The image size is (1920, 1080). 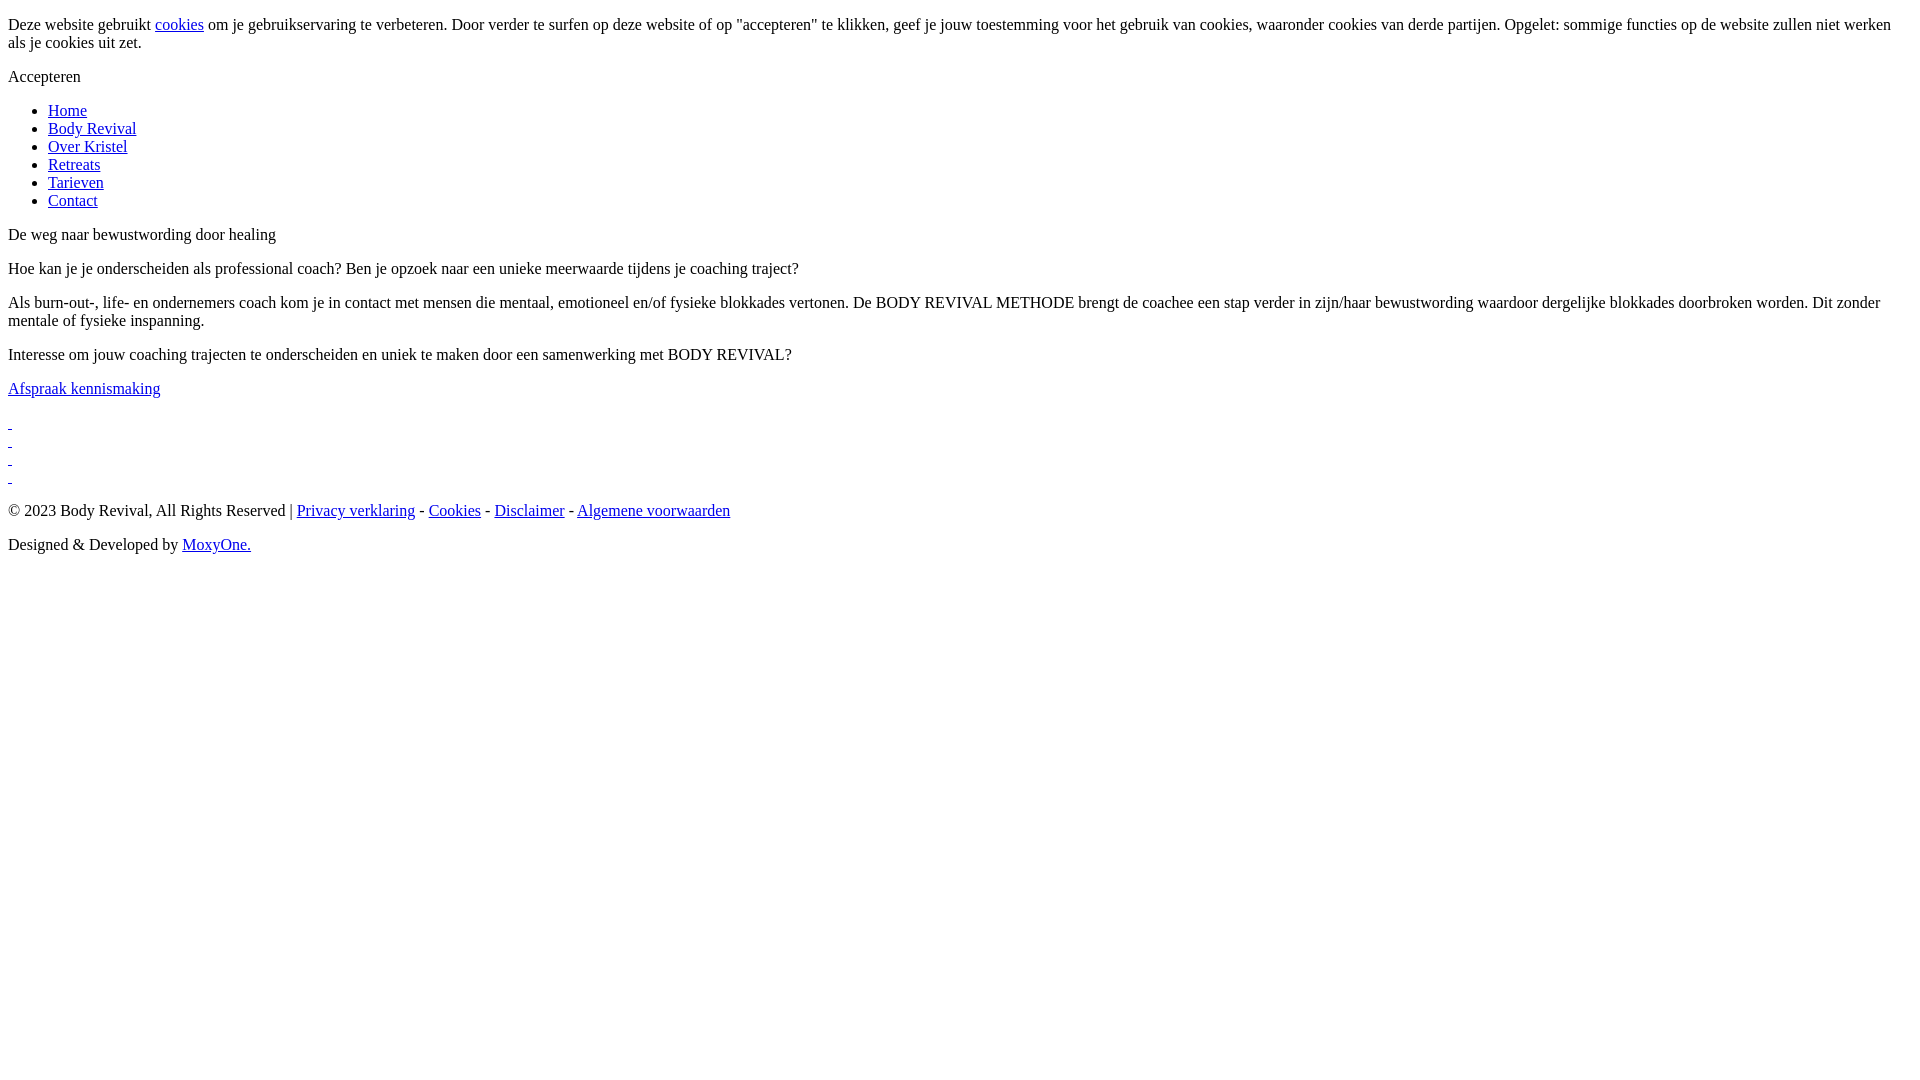 I want to click on 'Algemene voorwaarden', so click(x=653, y=509).